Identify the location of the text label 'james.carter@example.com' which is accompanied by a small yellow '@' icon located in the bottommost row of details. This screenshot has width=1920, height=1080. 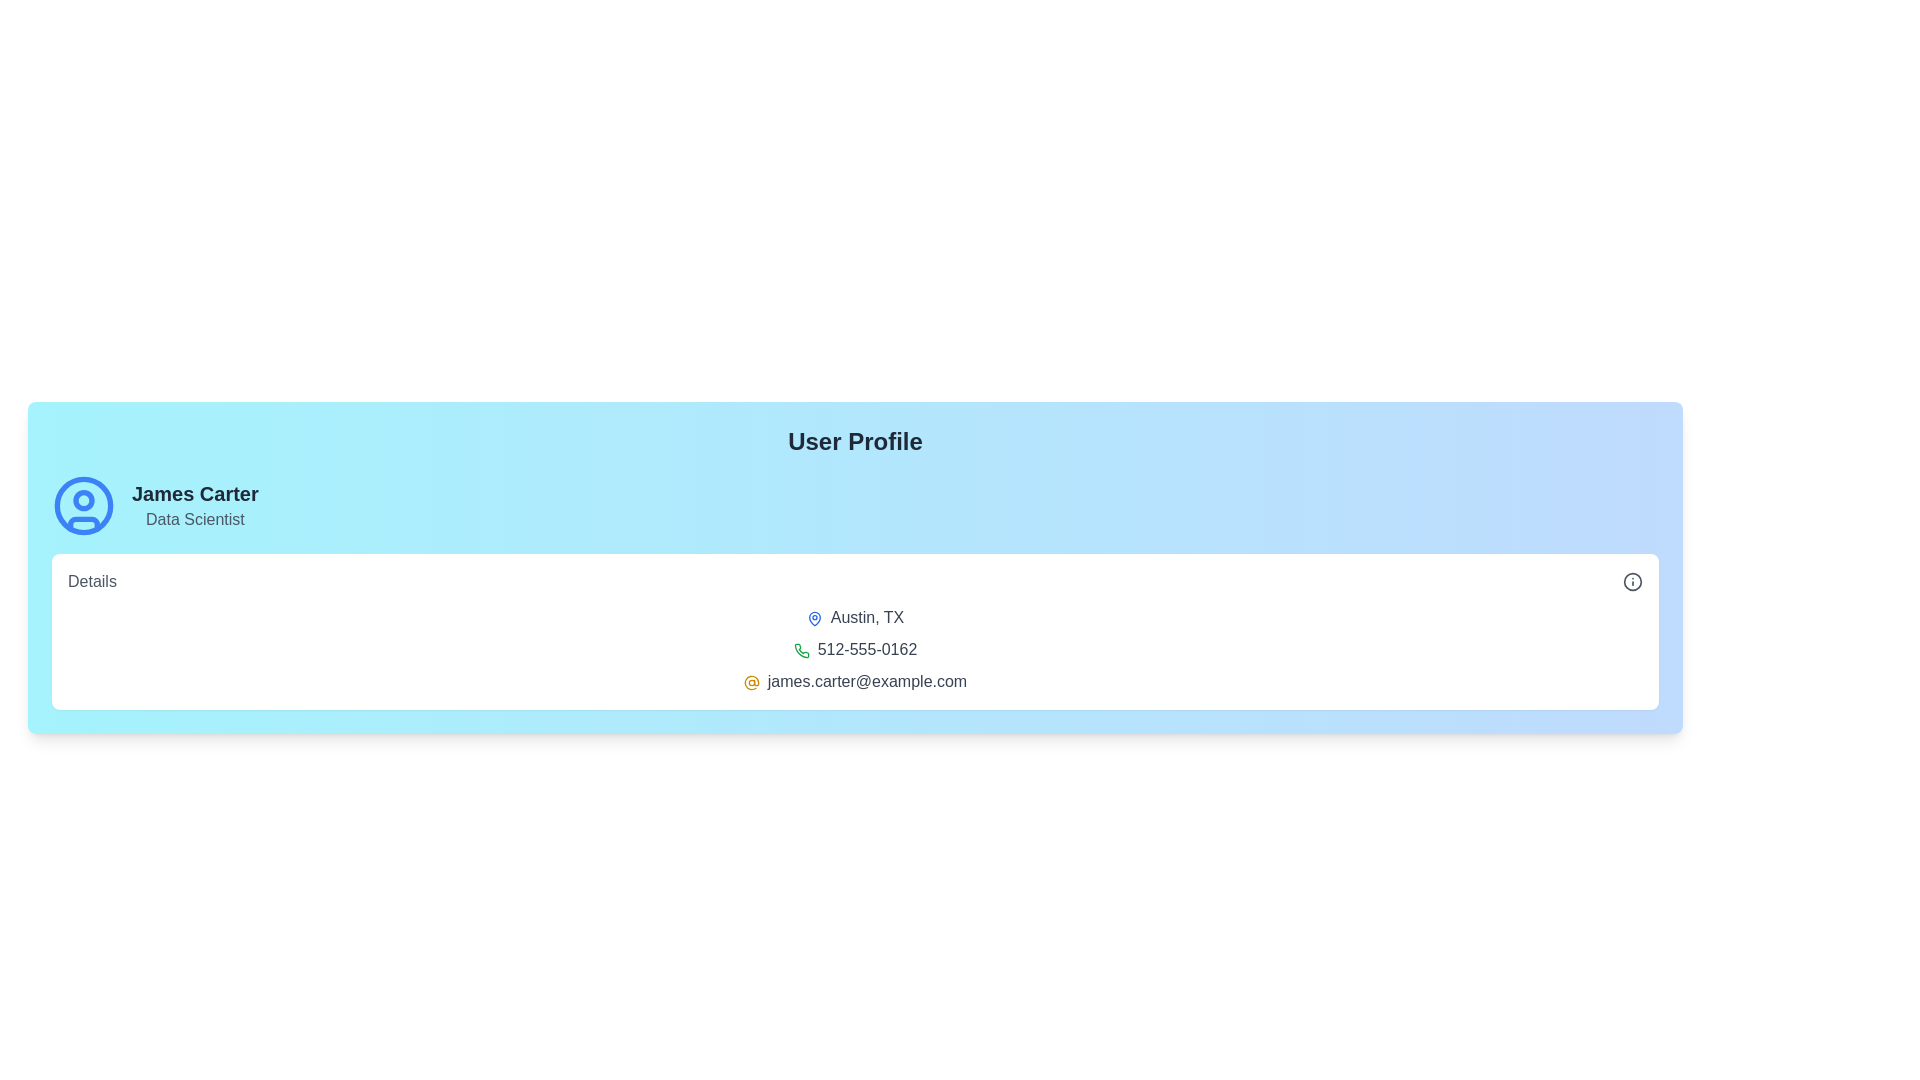
(855, 681).